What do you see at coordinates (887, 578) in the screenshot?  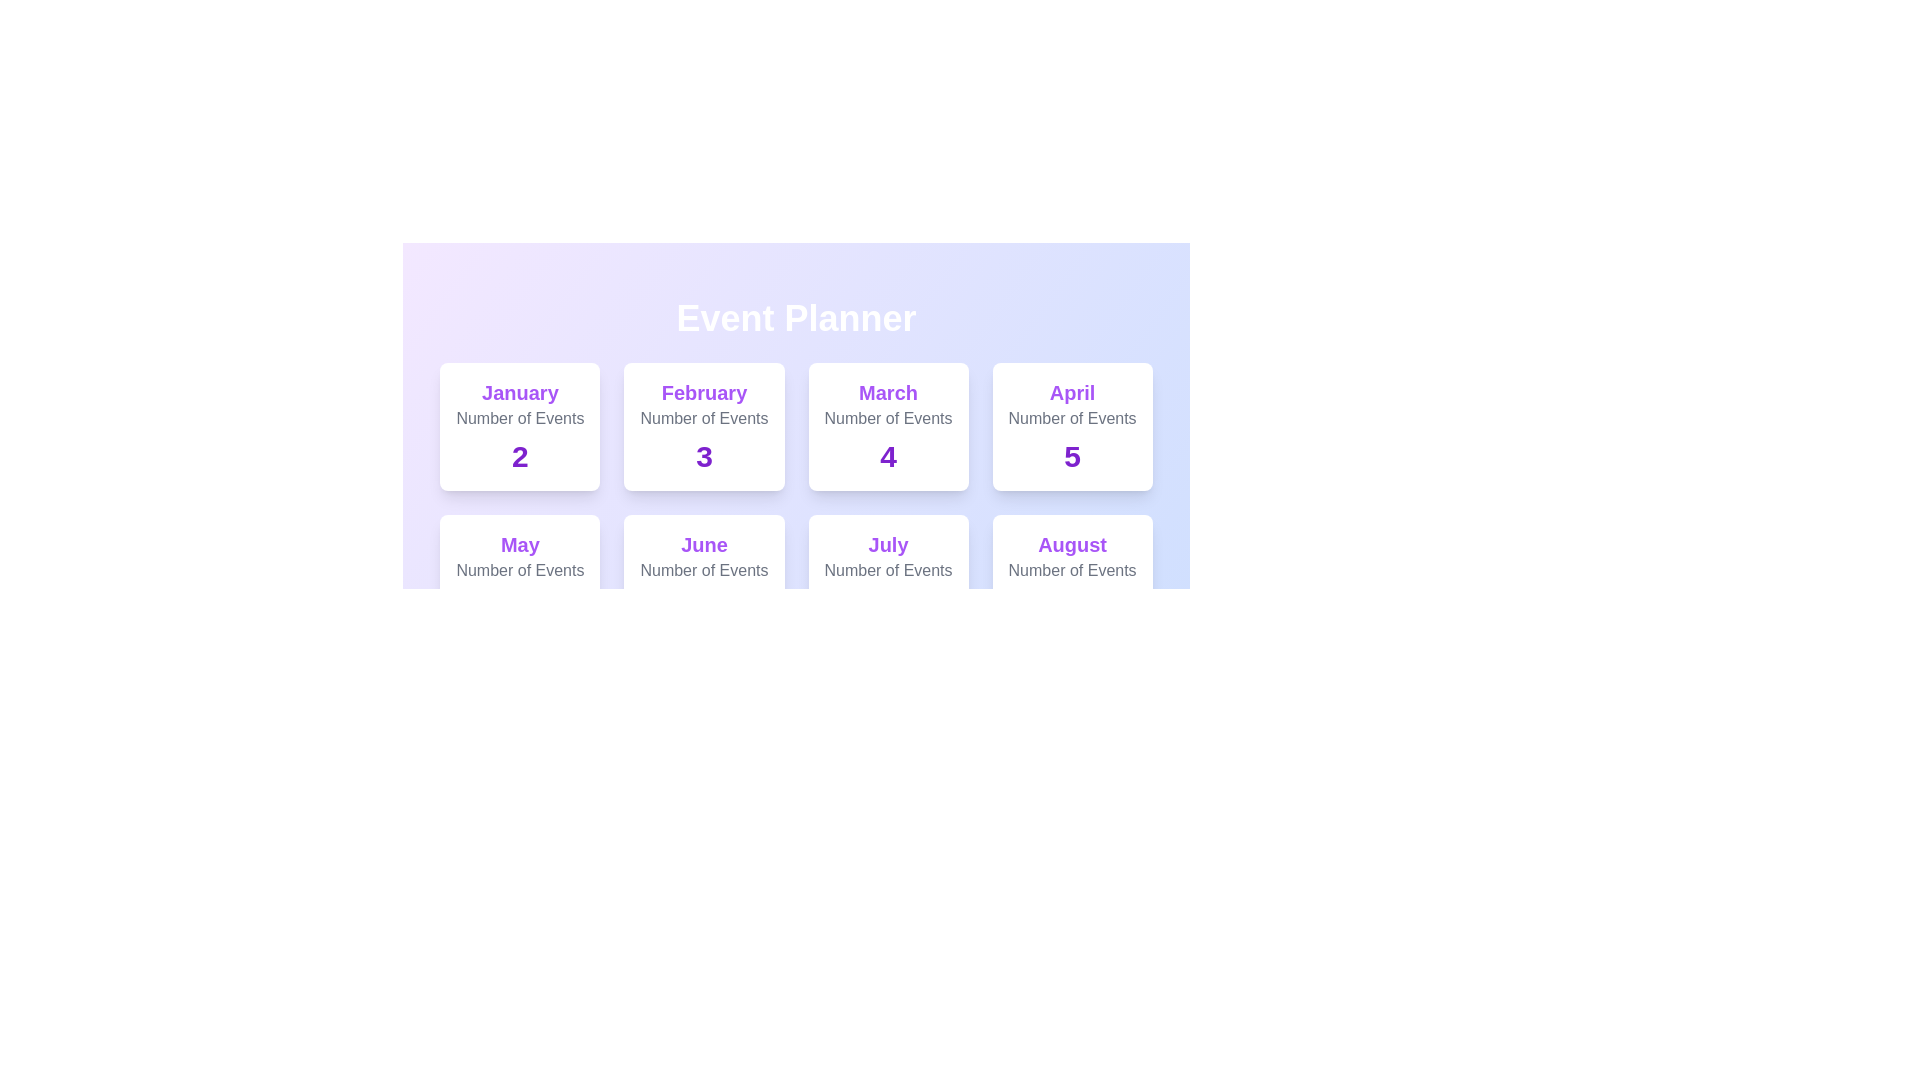 I see `the card for July` at bounding box center [887, 578].